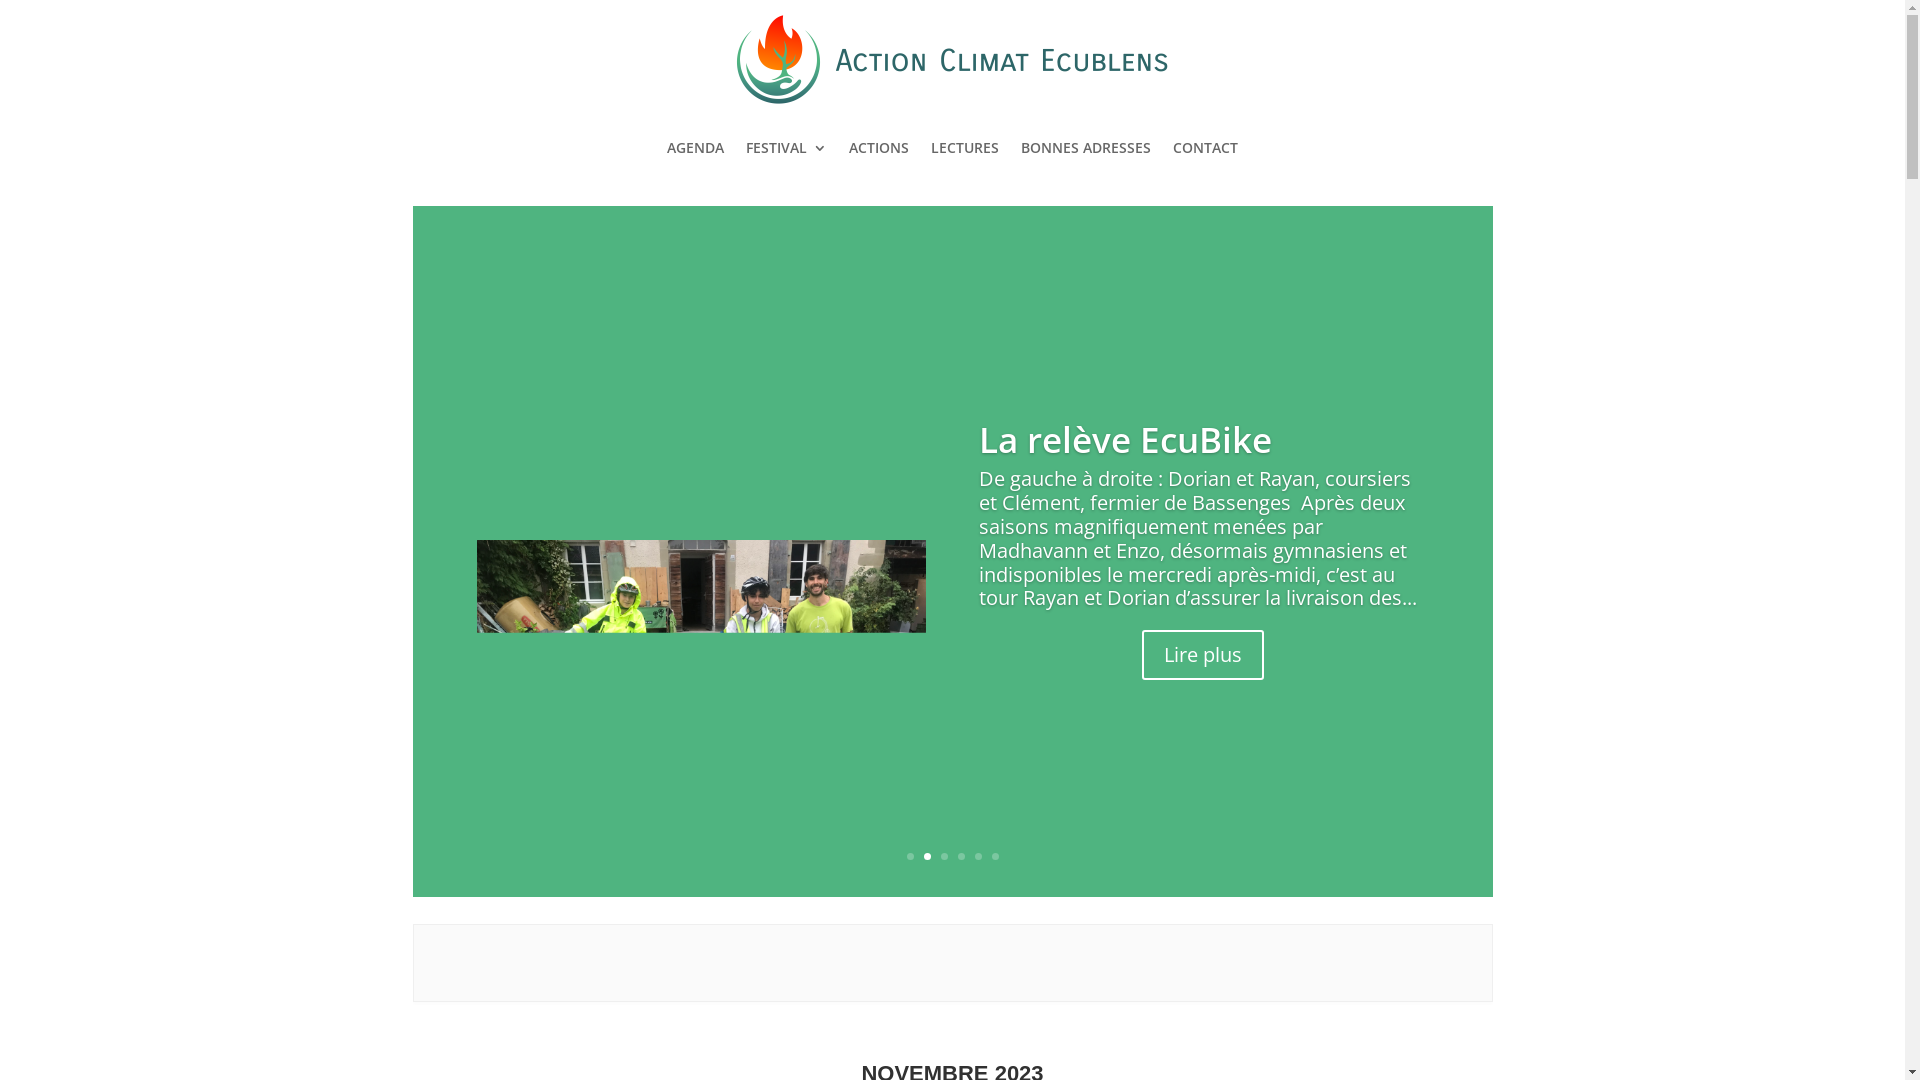 The height and width of the screenshot is (1080, 1920). Describe the element at coordinates (992, 855) in the screenshot. I see `'6'` at that location.